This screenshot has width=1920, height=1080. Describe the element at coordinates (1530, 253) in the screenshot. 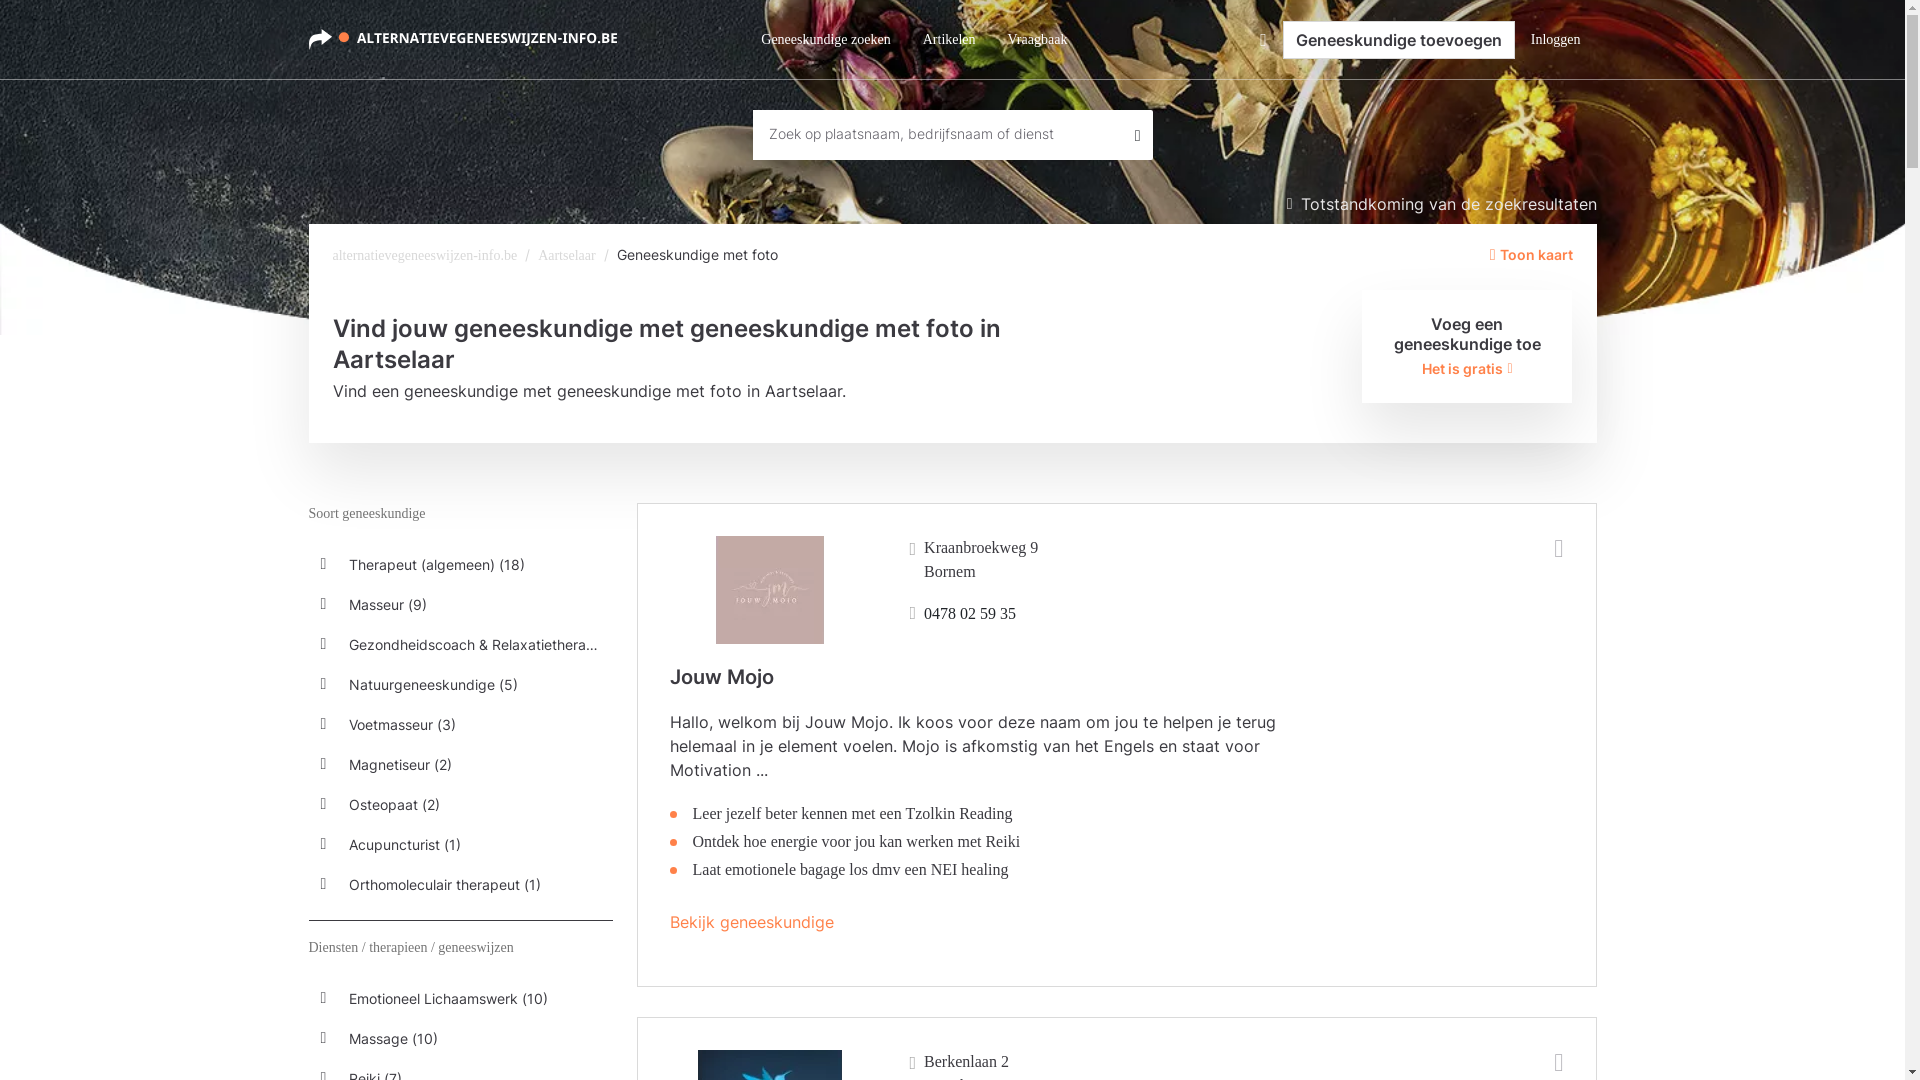

I see `'Toon kaart'` at that location.